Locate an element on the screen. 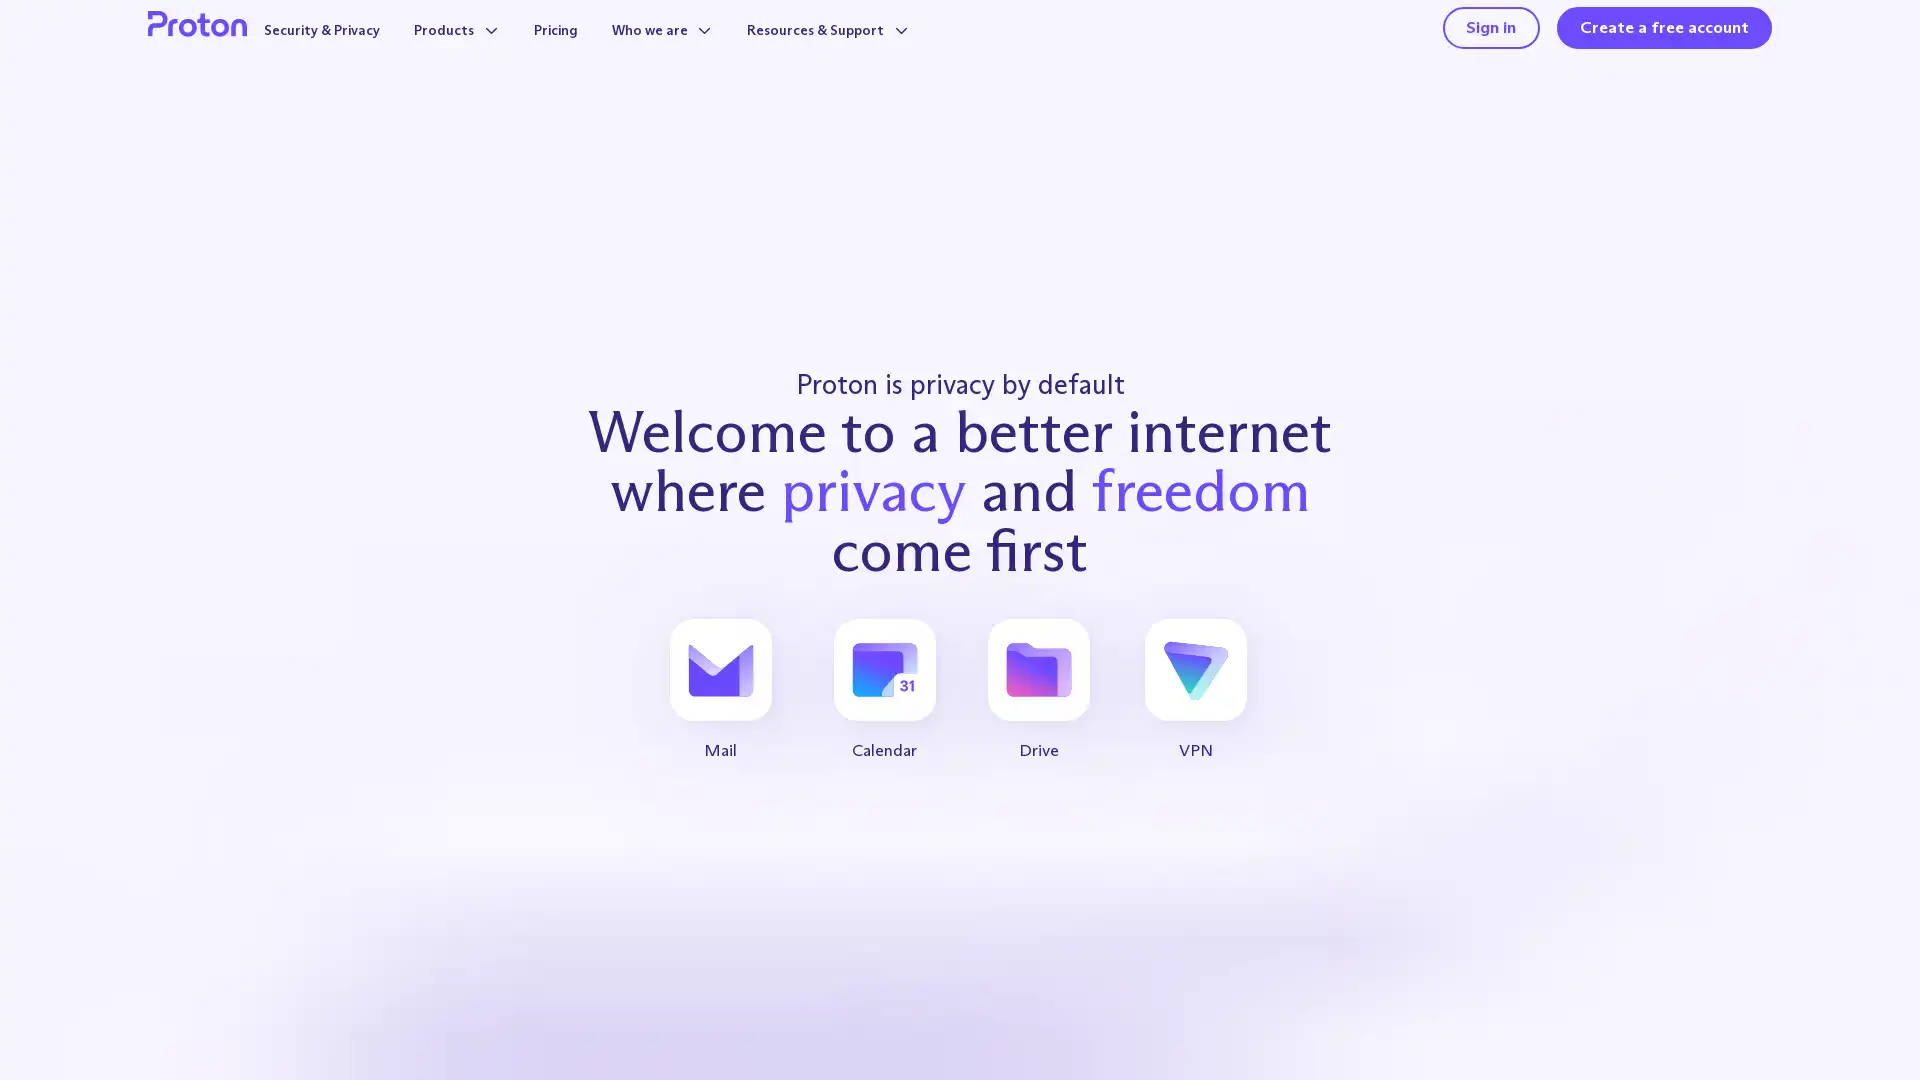 This screenshot has height=1080, width=1920. Resources & Support is located at coordinates (864, 51).